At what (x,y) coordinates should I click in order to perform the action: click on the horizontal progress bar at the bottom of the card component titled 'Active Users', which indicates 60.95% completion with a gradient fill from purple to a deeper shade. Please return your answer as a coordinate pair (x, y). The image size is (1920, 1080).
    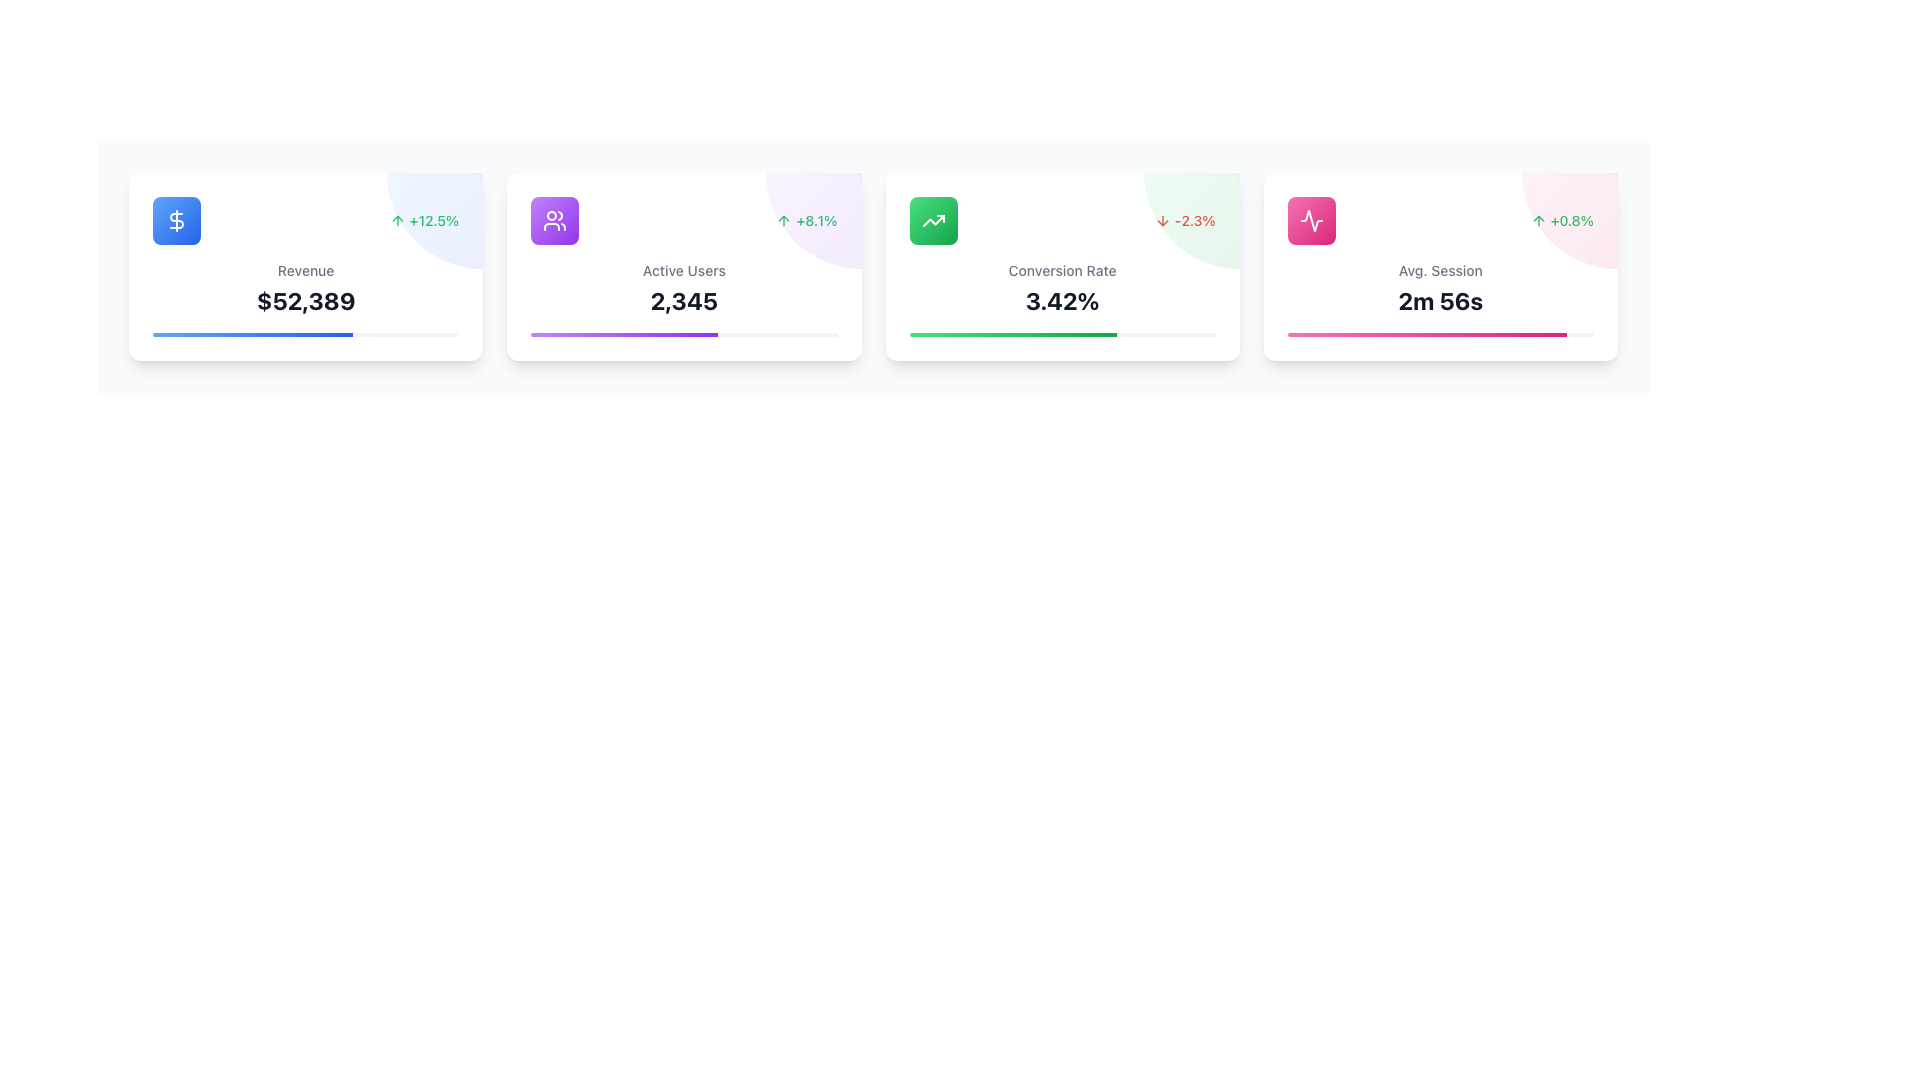
    Looking at the image, I should click on (684, 334).